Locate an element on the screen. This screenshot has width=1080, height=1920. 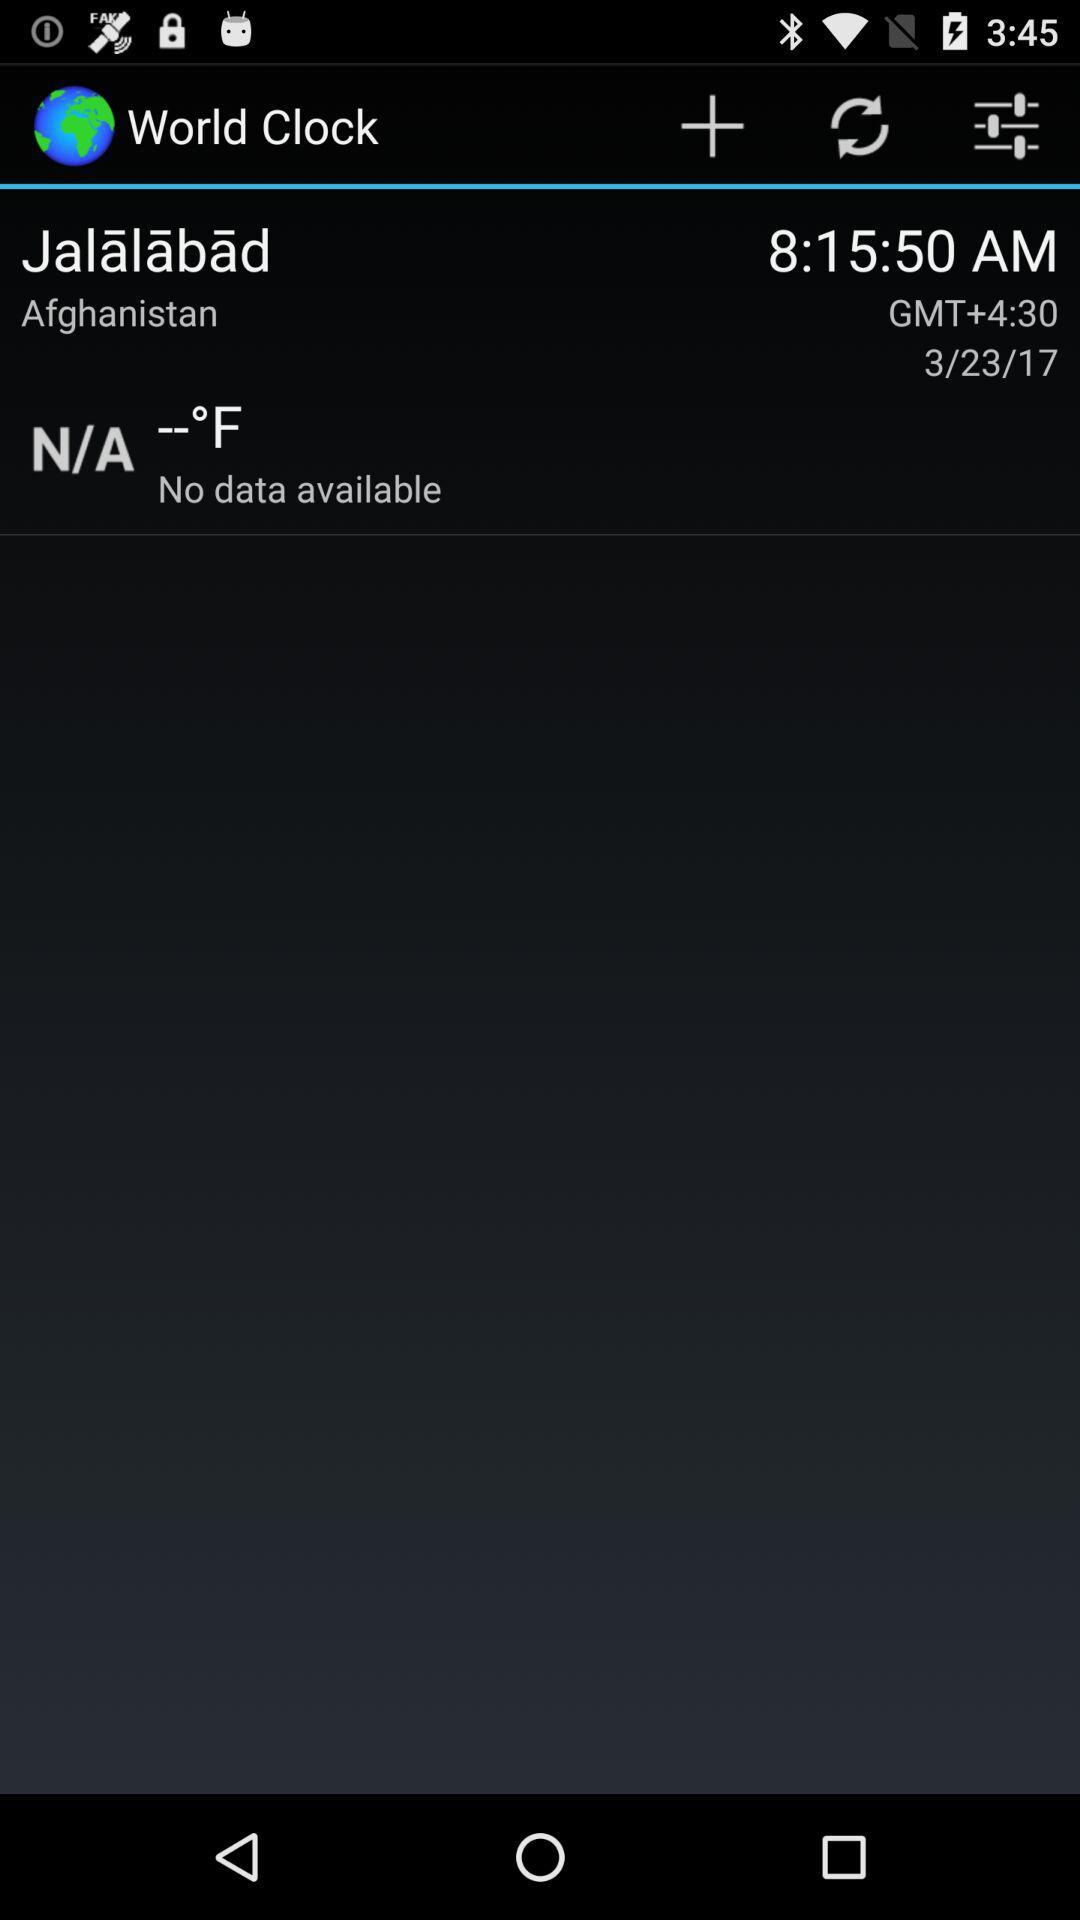
gmt+4:30 item is located at coordinates (972, 311).